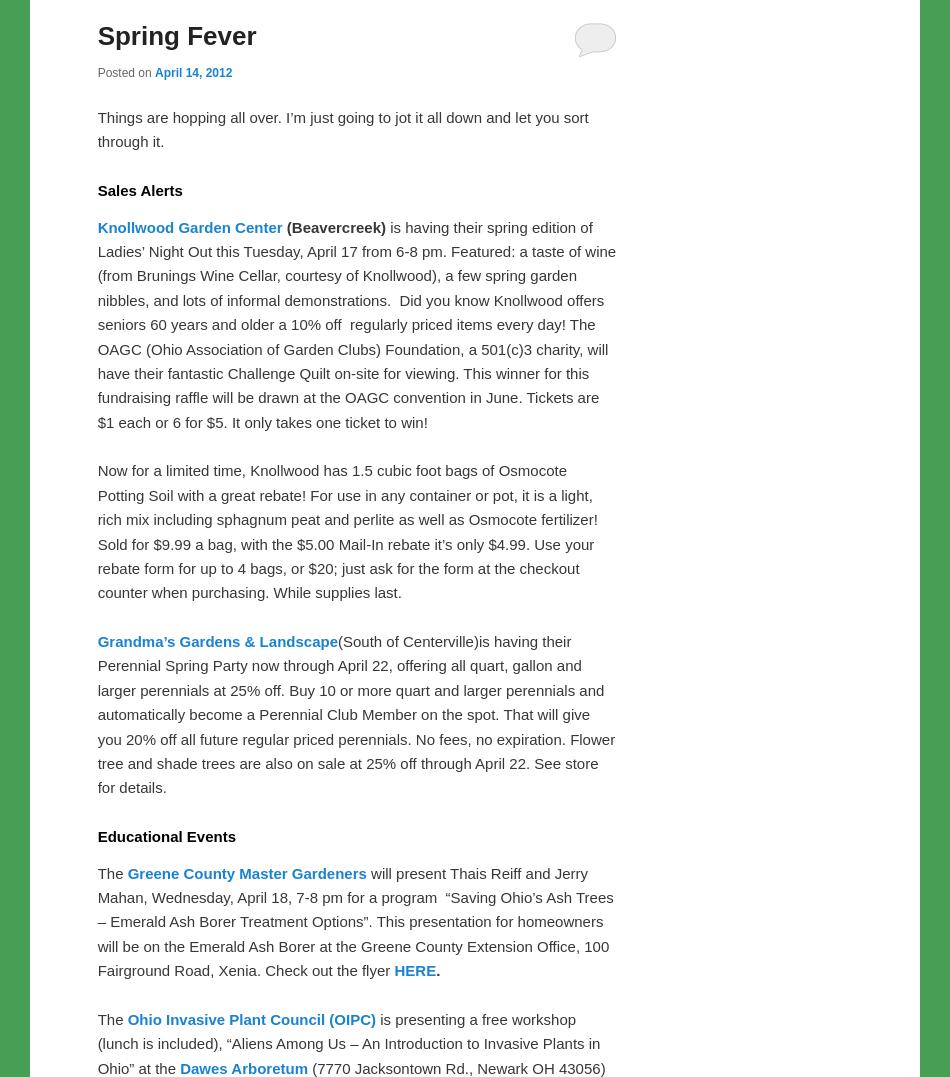  What do you see at coordinates (96, 835) in the screenshot?
I see `'Educational Events'` at bounding box center [96, 835].